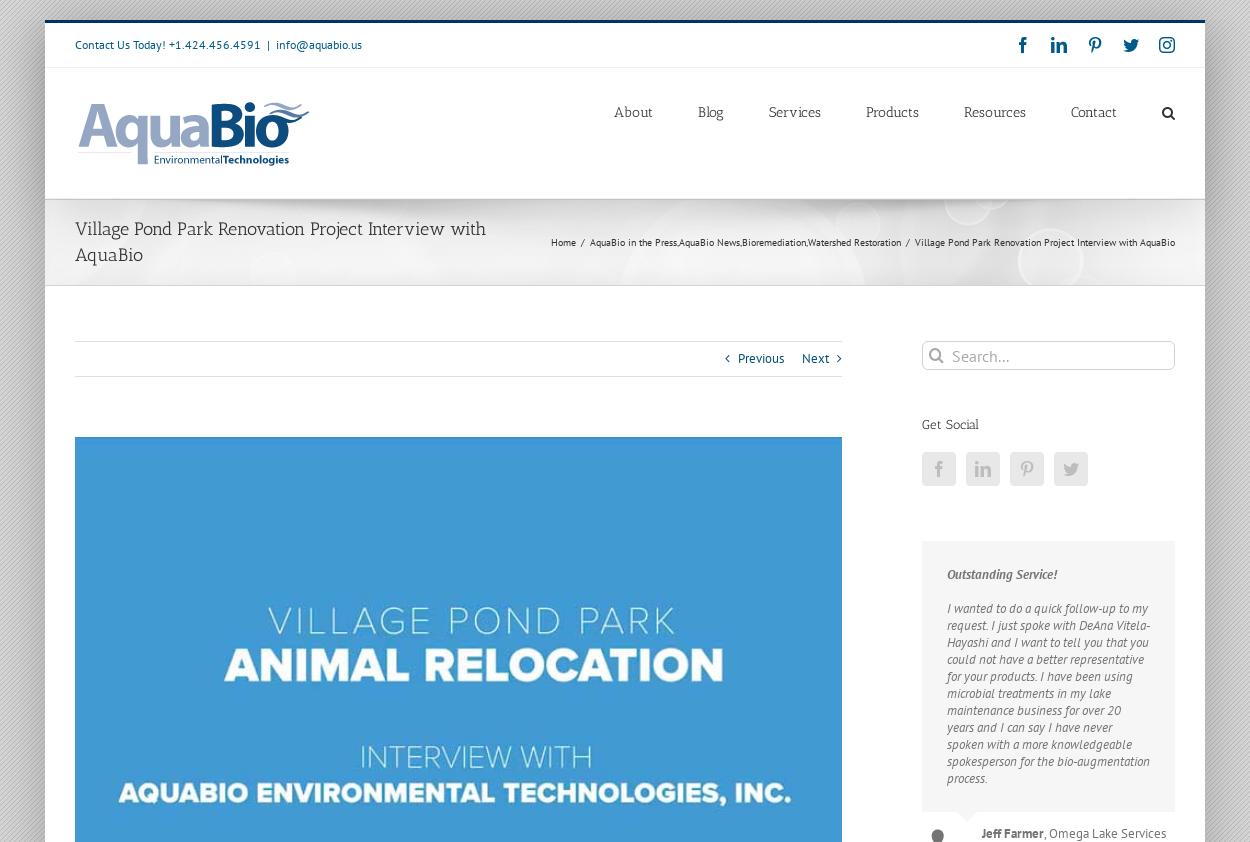  What do you see at coordinates (862, 325) in the screenshot?
I see `'Wave Mitigation Using Floating Islands'` at bounding box center [862, 325].